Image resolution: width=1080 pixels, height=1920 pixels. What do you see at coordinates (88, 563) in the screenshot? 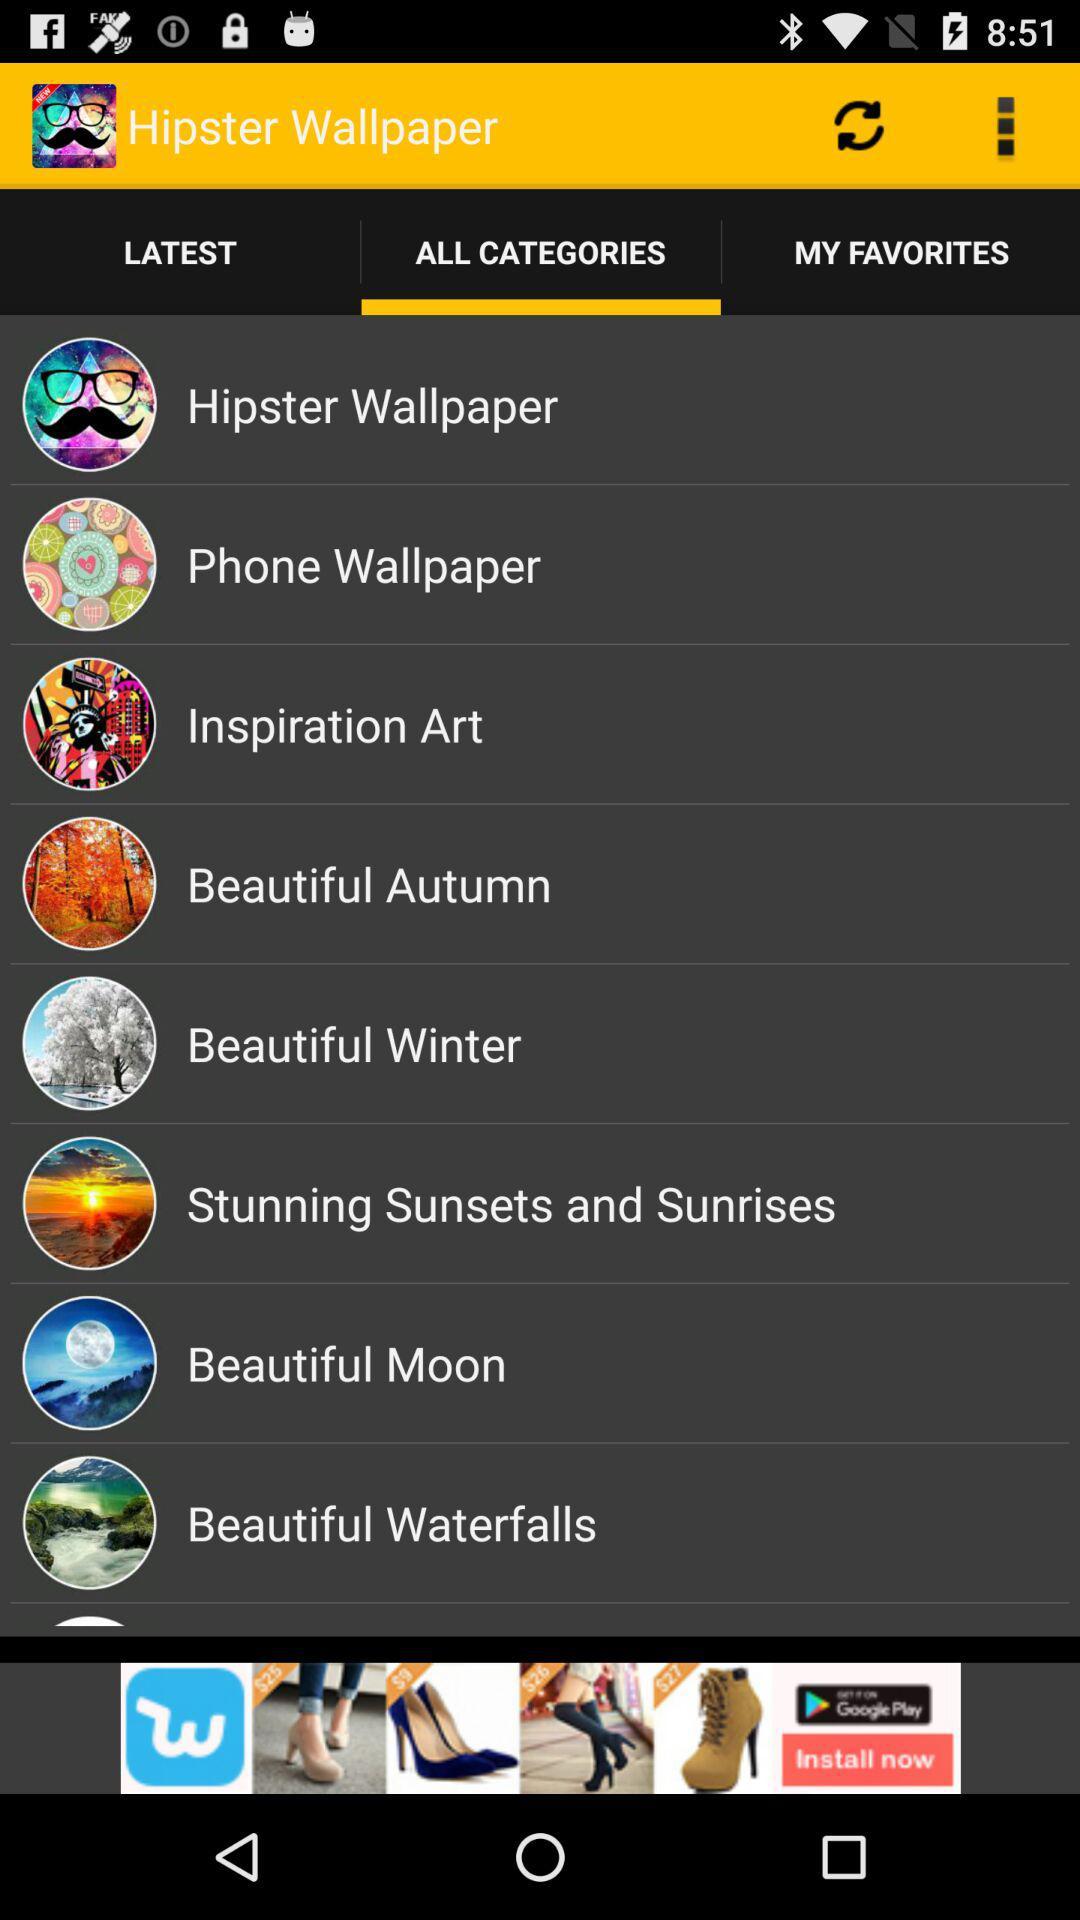
I see `the second image from the top` at bounding box center [88, 563].